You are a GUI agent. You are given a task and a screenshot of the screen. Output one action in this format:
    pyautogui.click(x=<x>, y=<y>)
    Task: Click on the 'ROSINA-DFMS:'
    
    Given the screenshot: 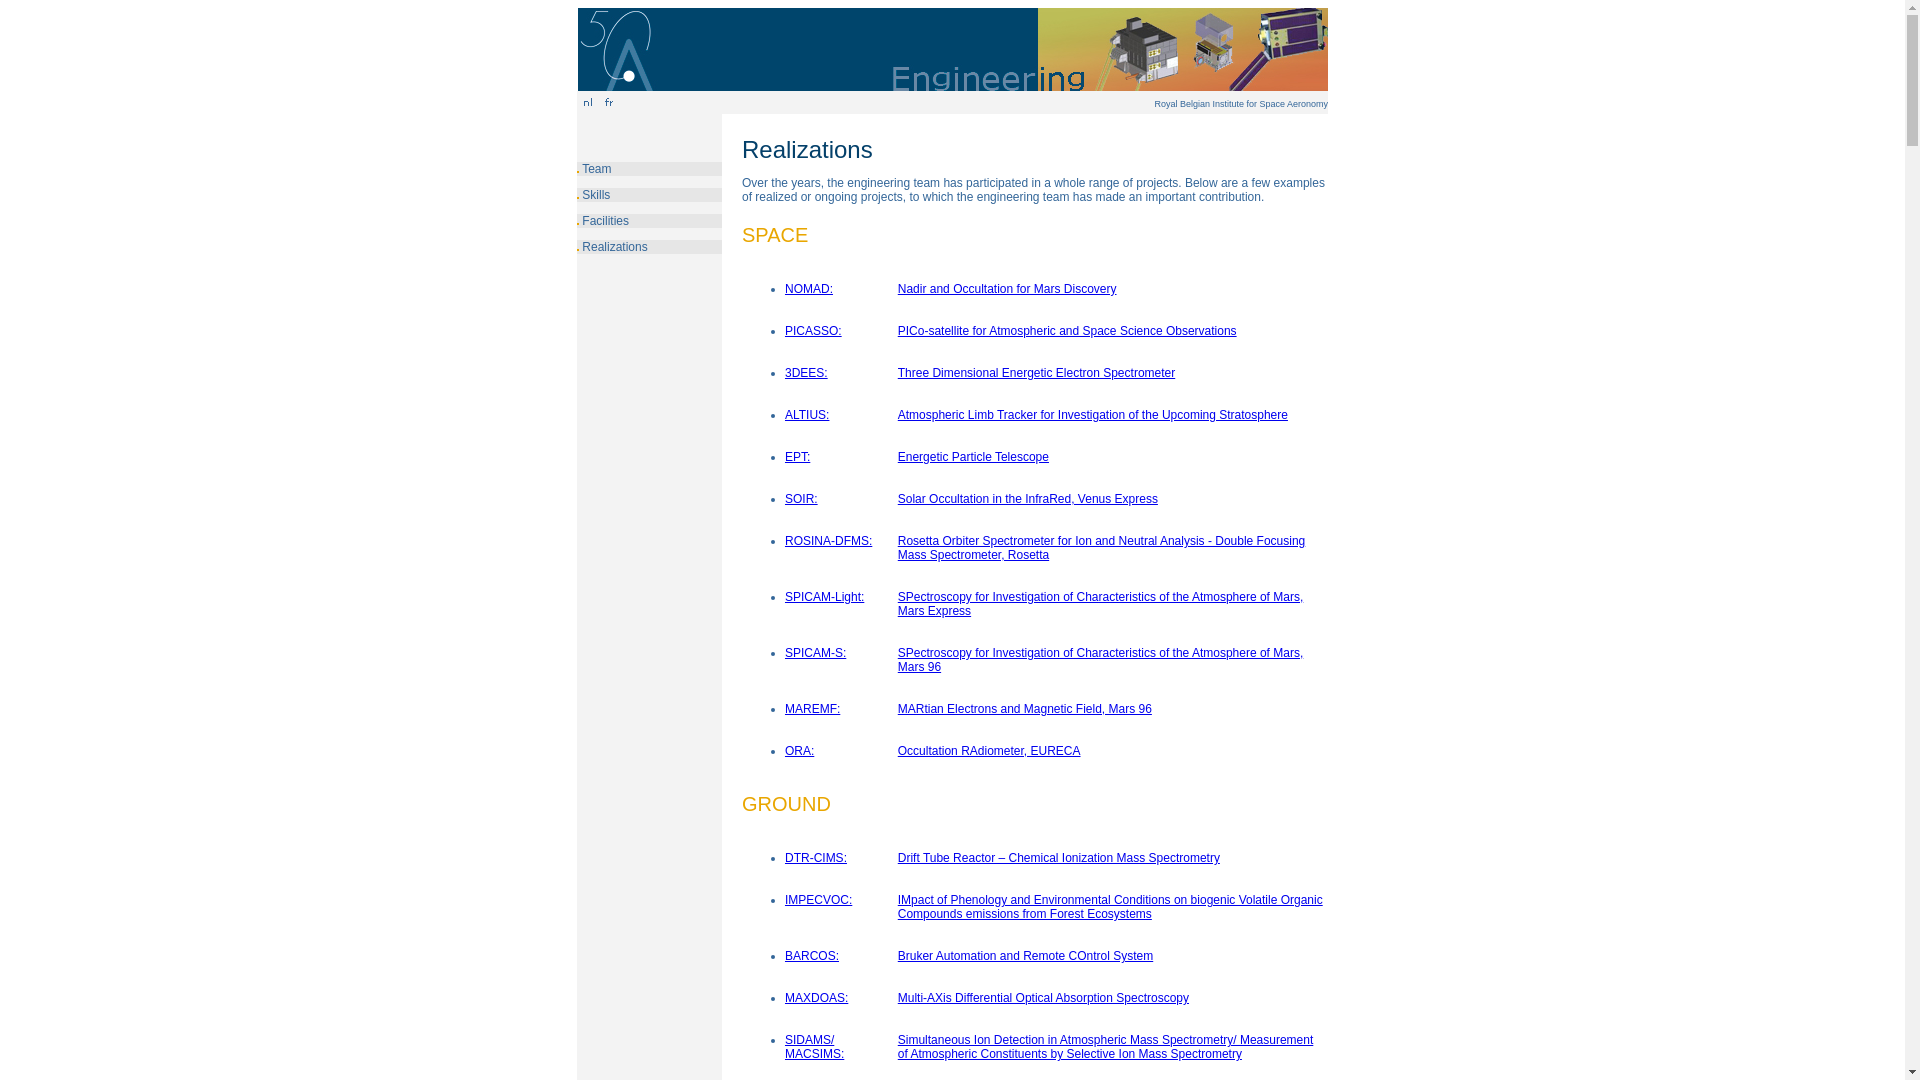 What is the action you would take?
    pyautogui.click(x=828, y=540)
    